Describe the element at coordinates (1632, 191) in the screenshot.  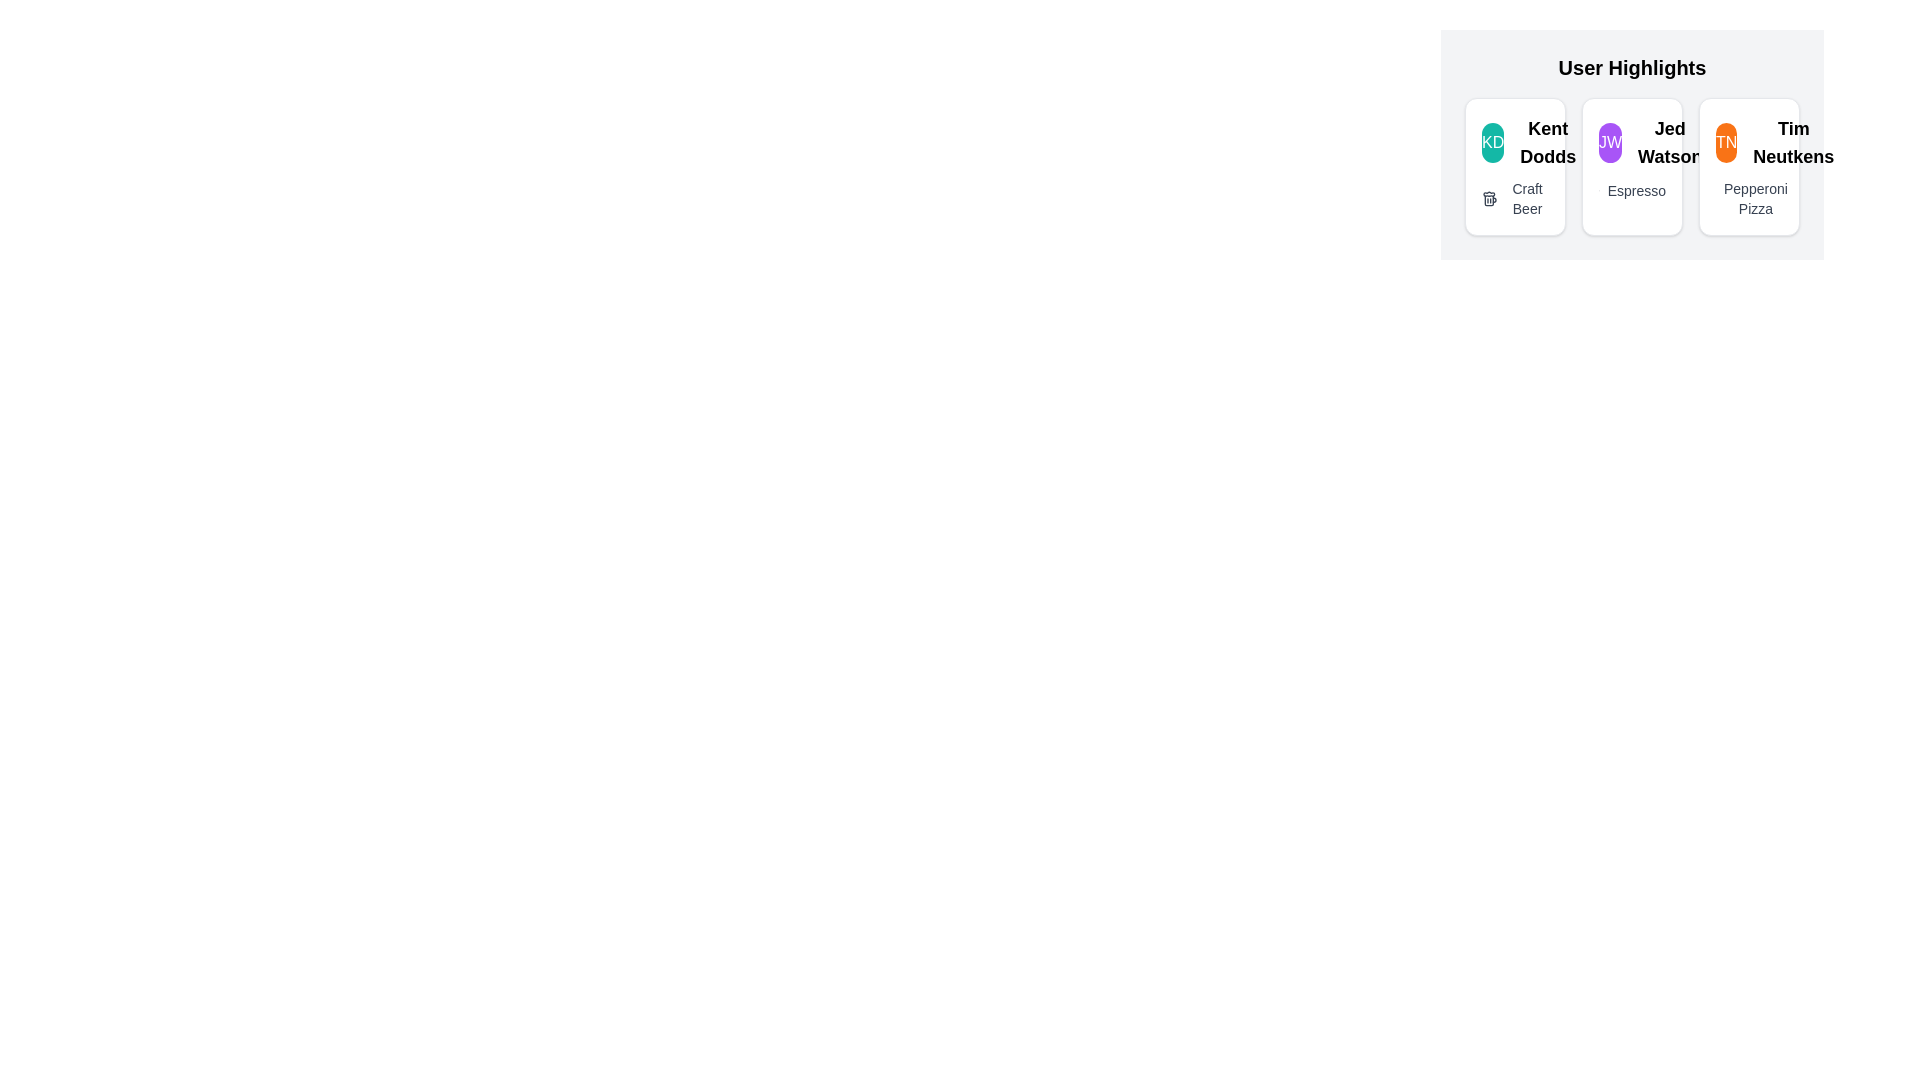
I see `the text label 'Espresso' styled in a small gray font located below the name 'Jed Watson' and adjacent to a coffee cup icon` at that location.